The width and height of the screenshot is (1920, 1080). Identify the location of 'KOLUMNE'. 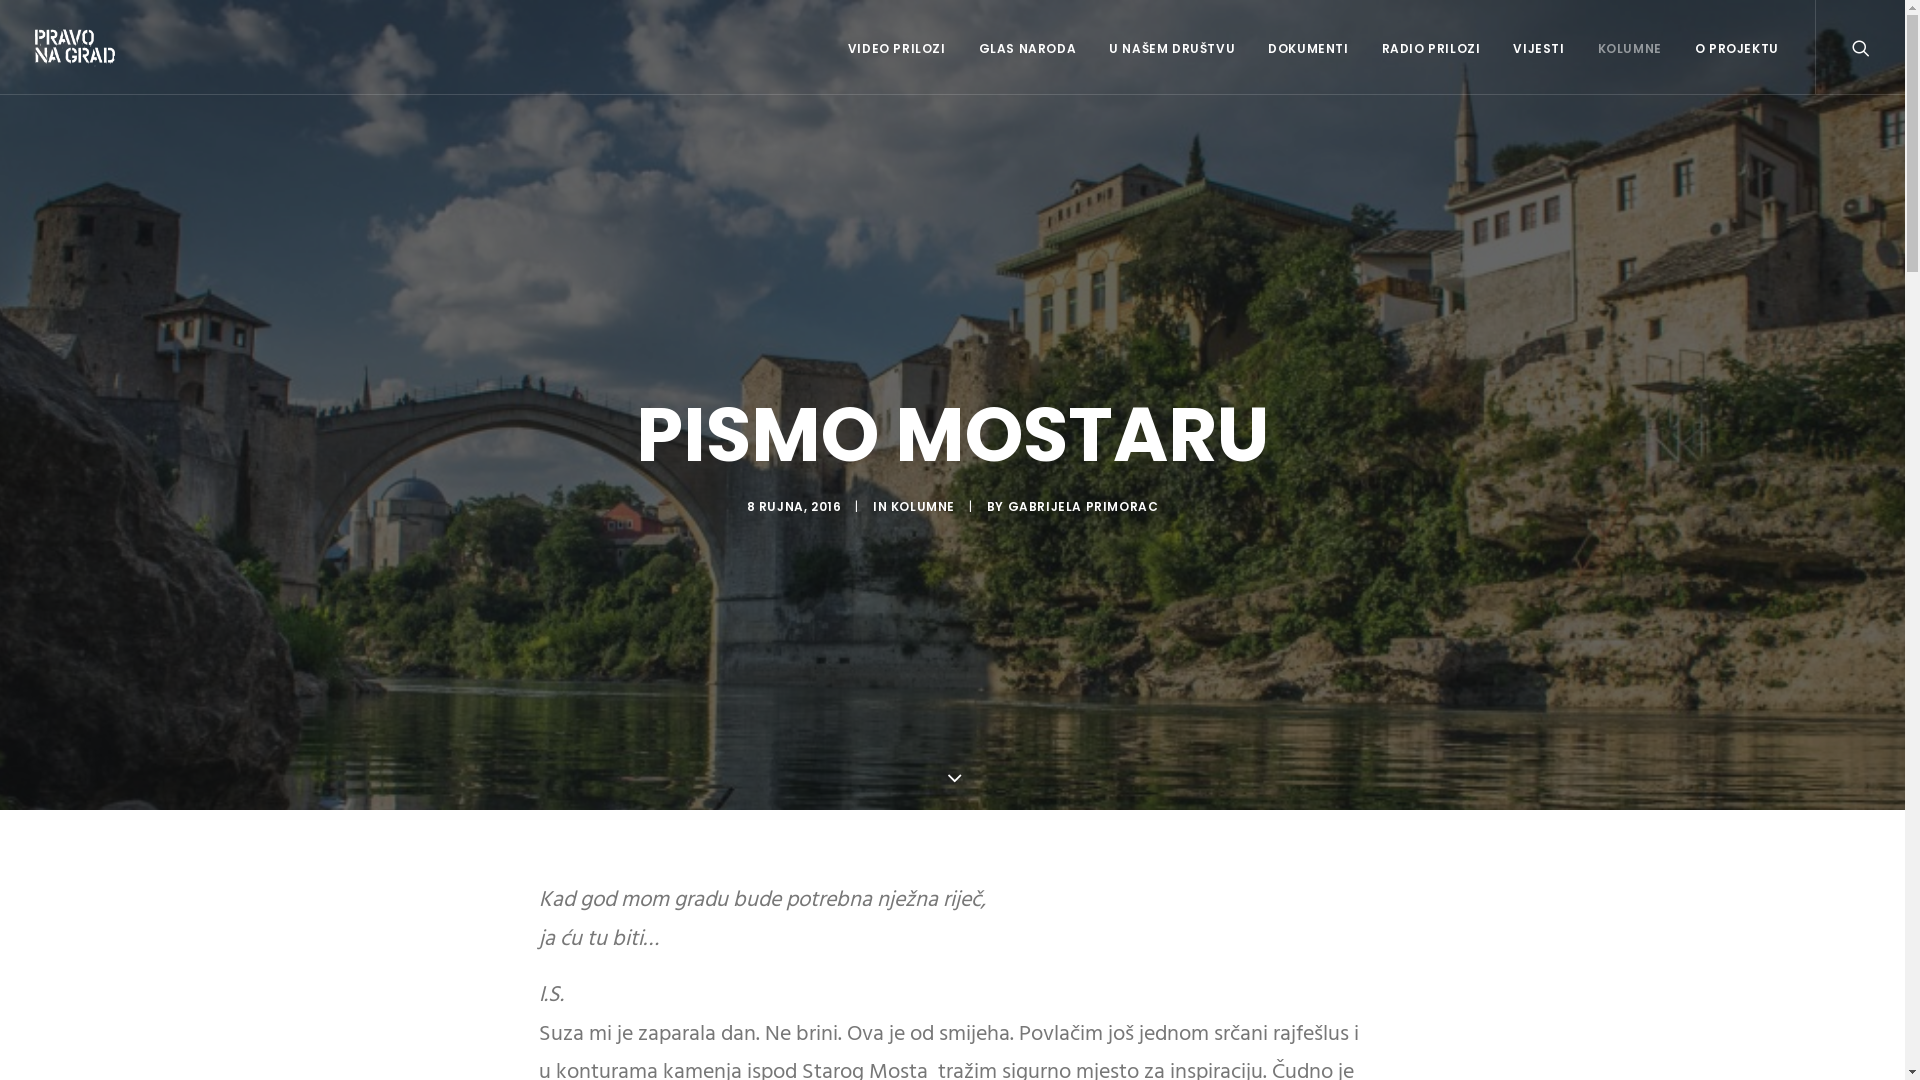
(890, 505).